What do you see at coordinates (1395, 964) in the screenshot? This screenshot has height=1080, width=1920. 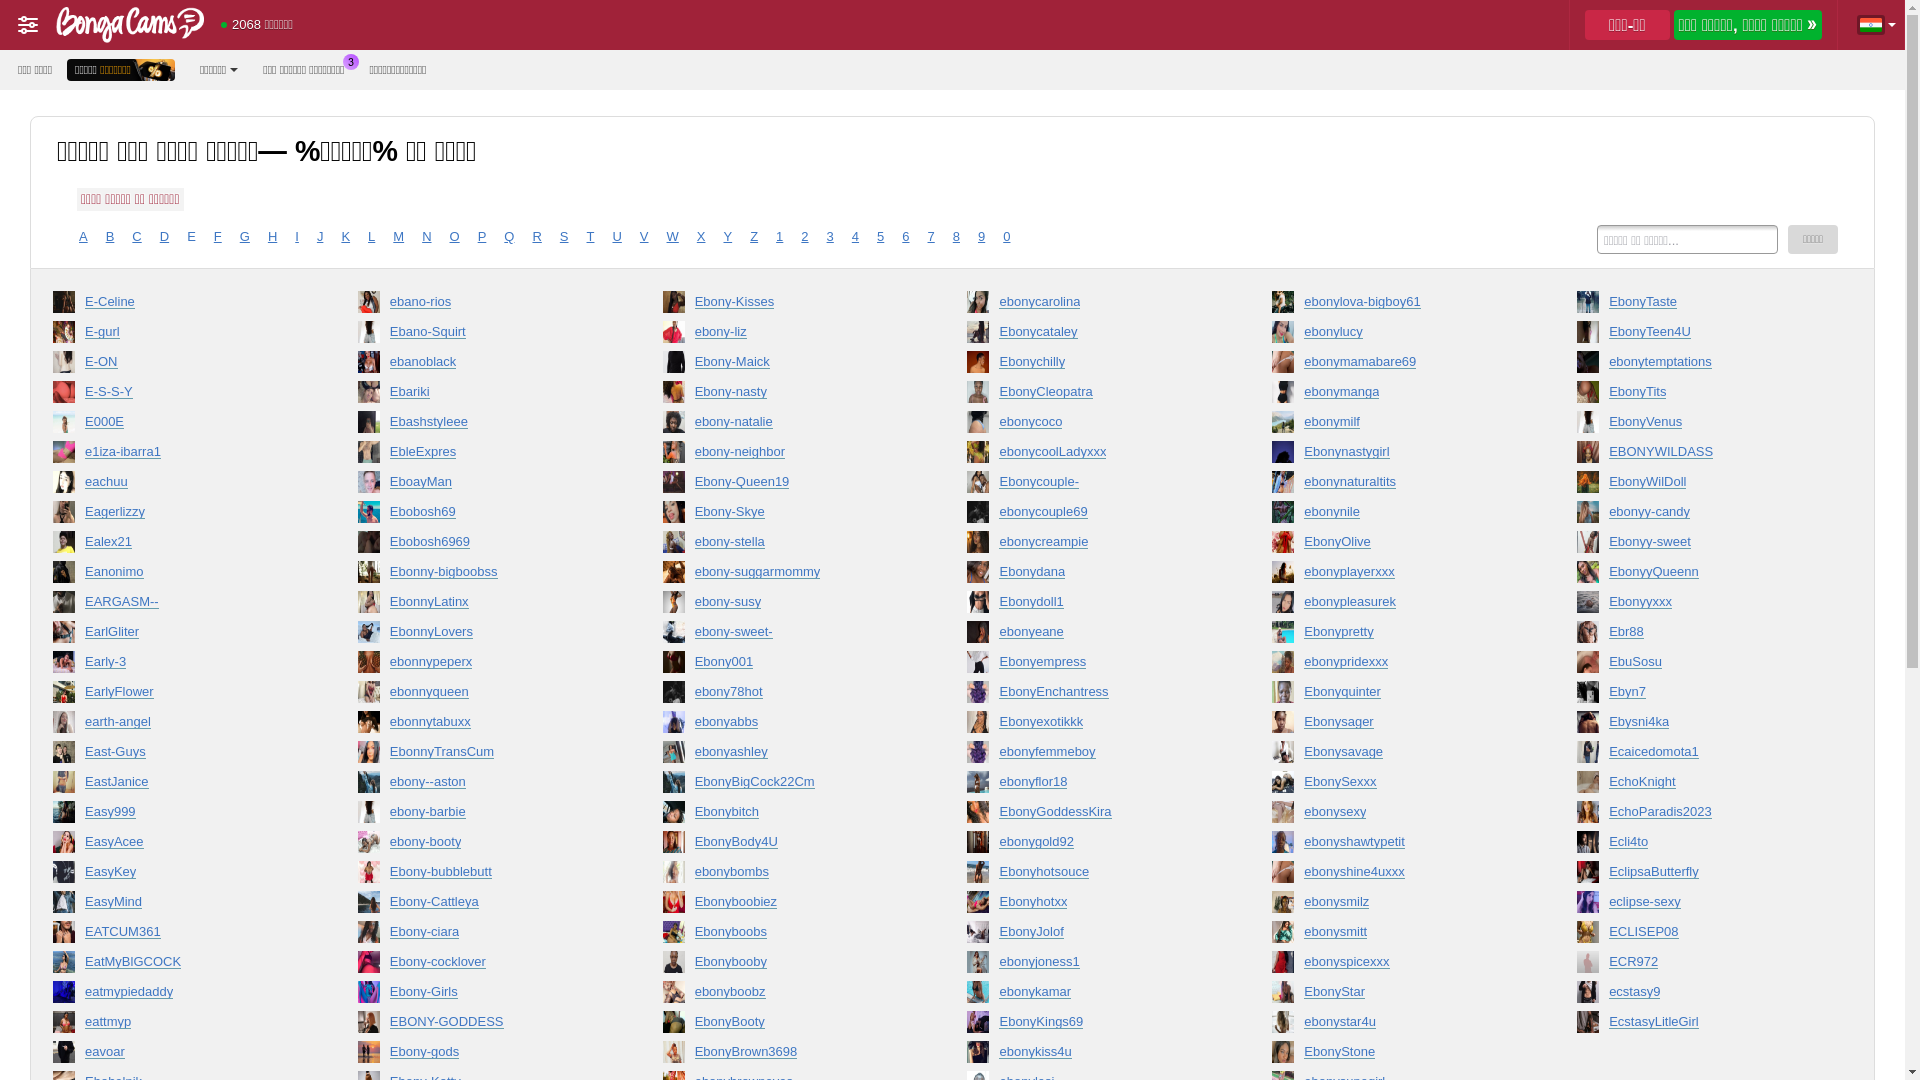 I see `'ebonyspicexxx'` at bounding box center [1395, 964].